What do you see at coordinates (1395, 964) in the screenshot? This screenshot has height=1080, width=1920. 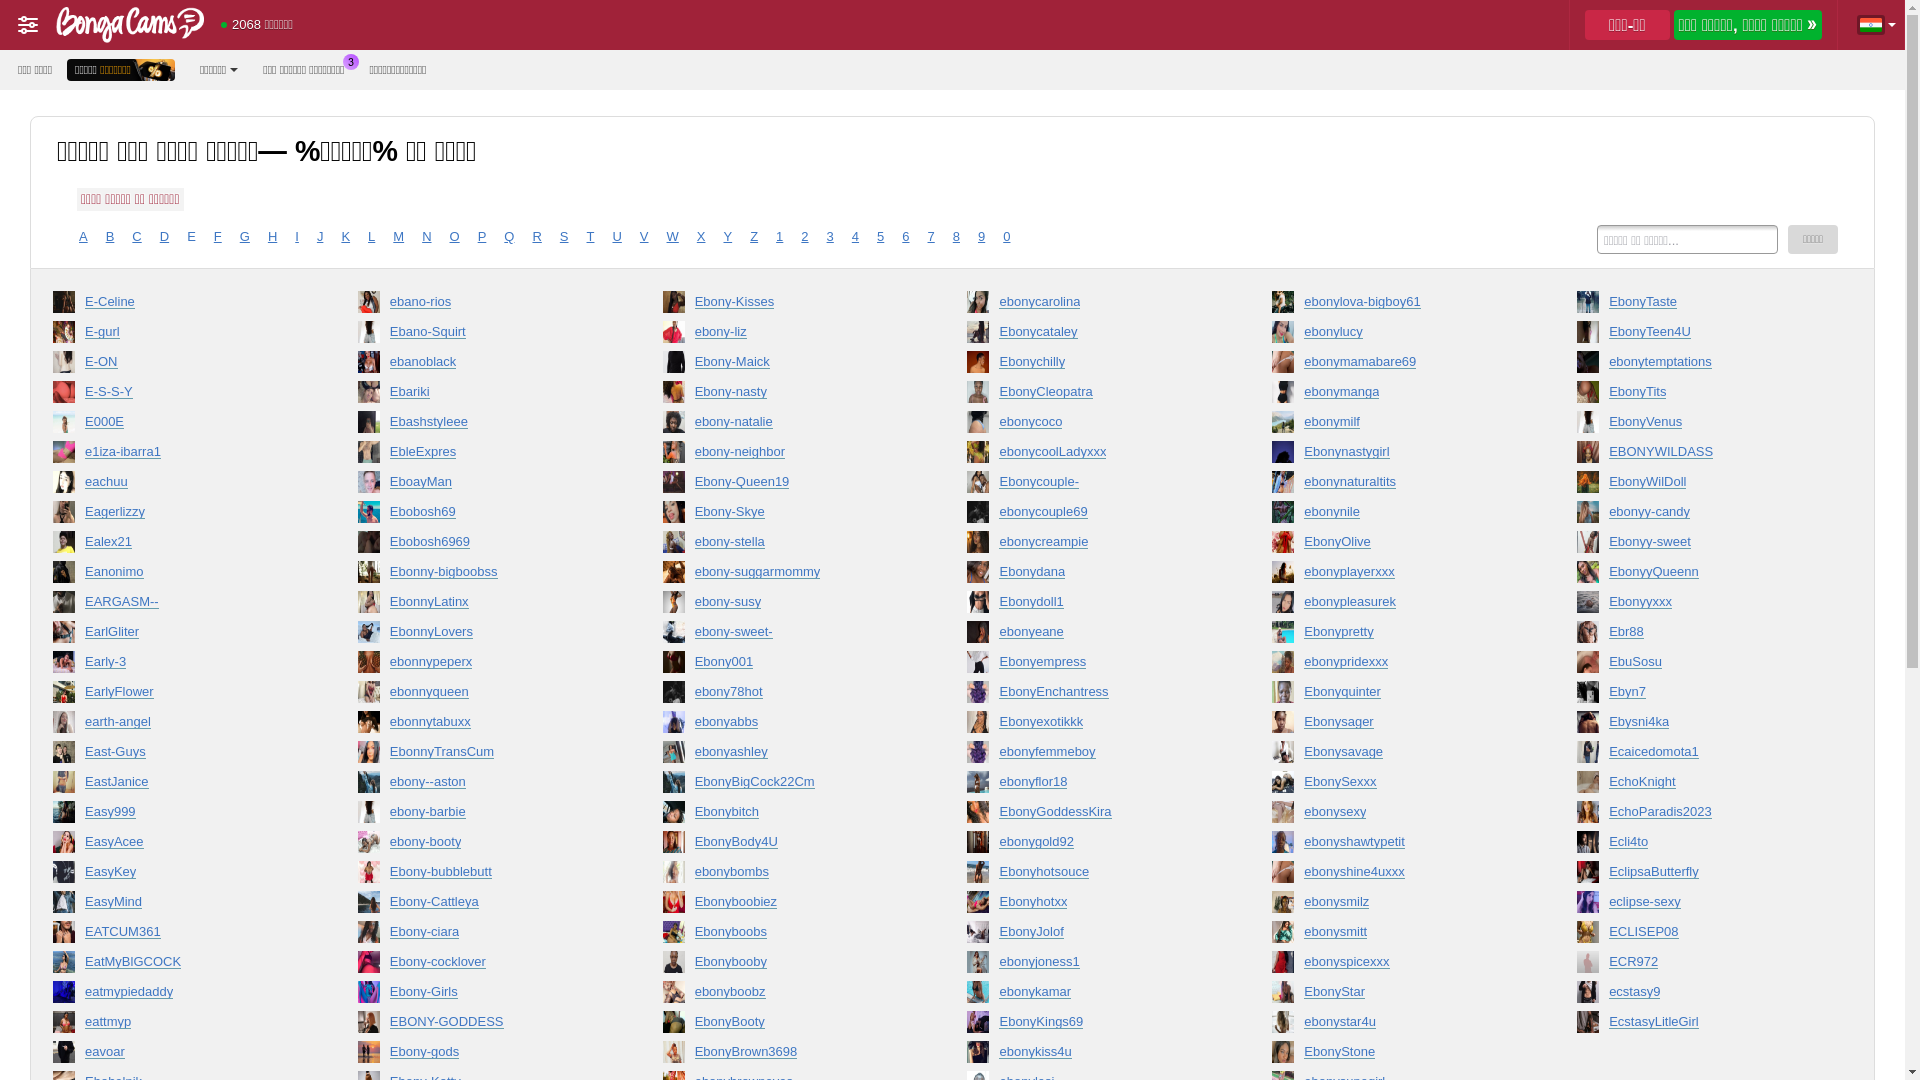 I see `'ebonyspicexxx'` at bounding box center [1395, 964].